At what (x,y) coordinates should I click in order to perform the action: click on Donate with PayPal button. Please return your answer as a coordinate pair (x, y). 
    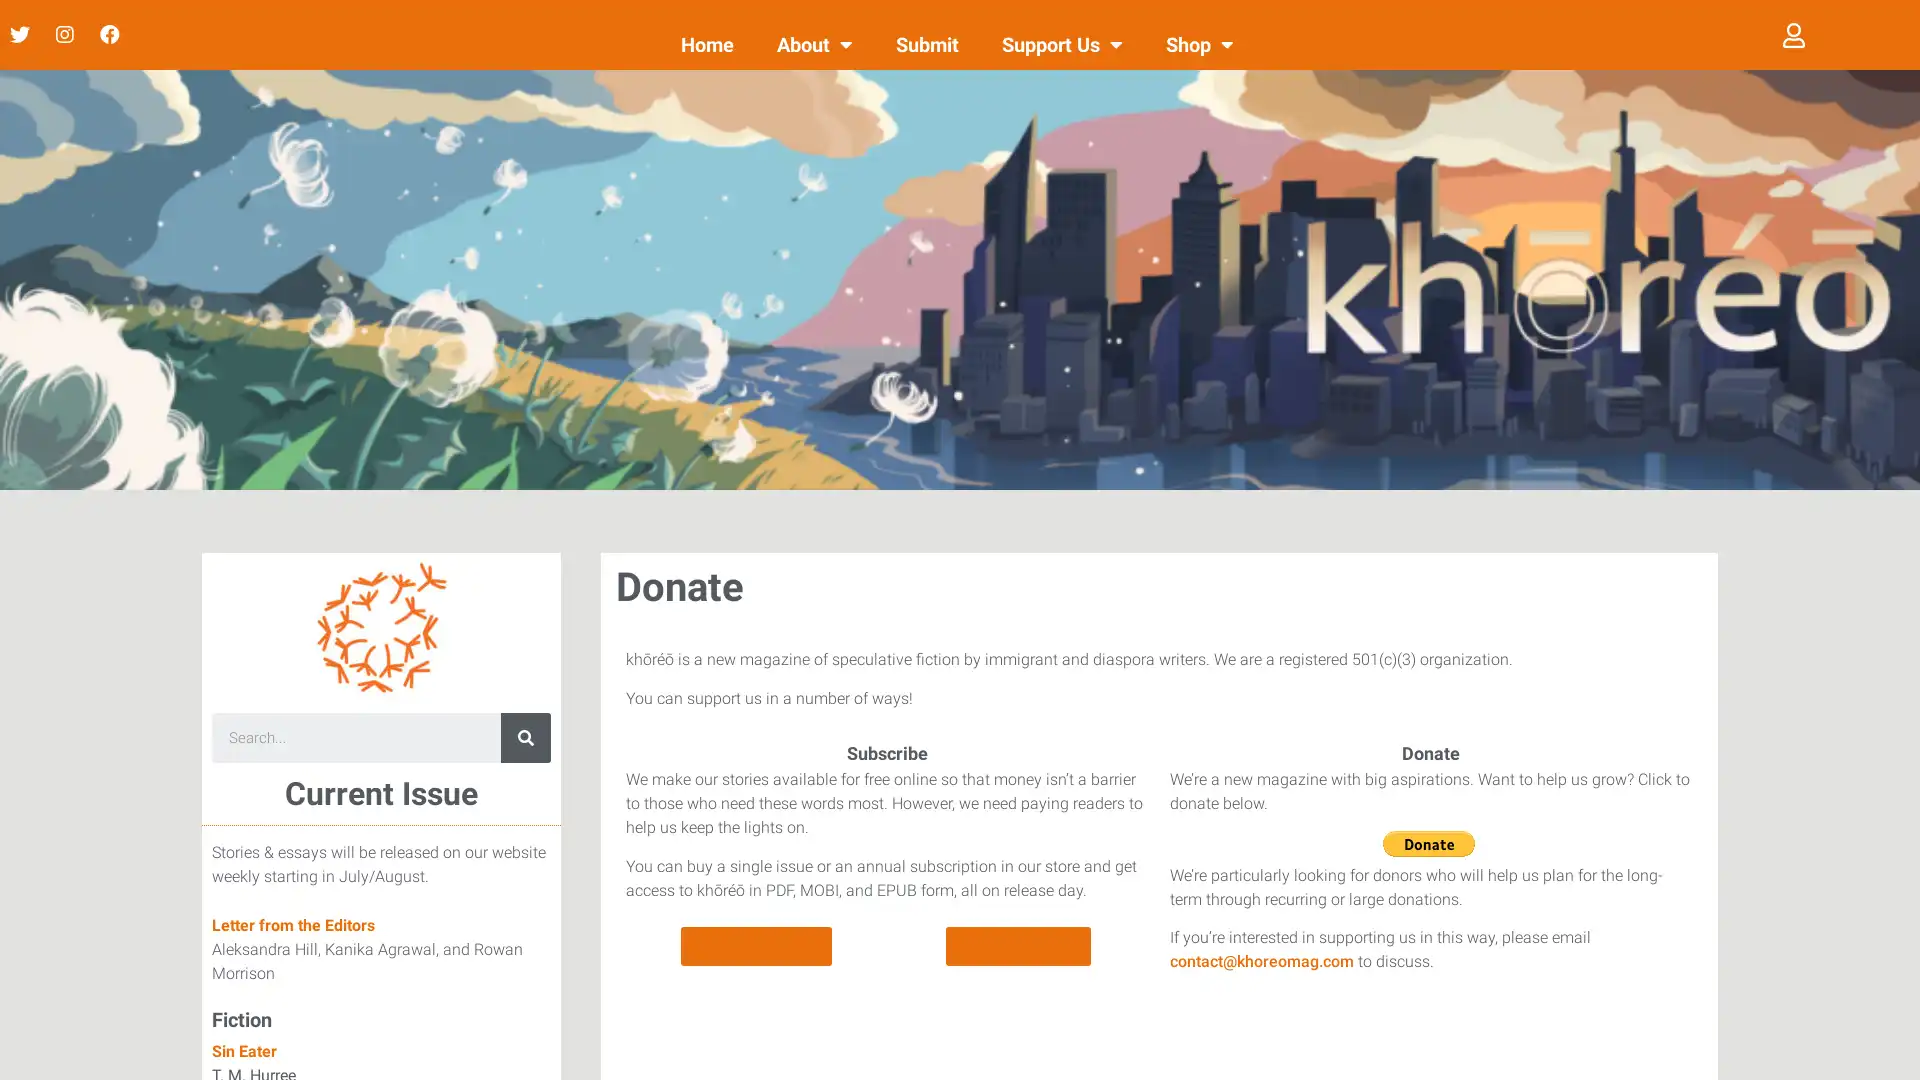
    Looking at the image, I should click on (1427, 843).